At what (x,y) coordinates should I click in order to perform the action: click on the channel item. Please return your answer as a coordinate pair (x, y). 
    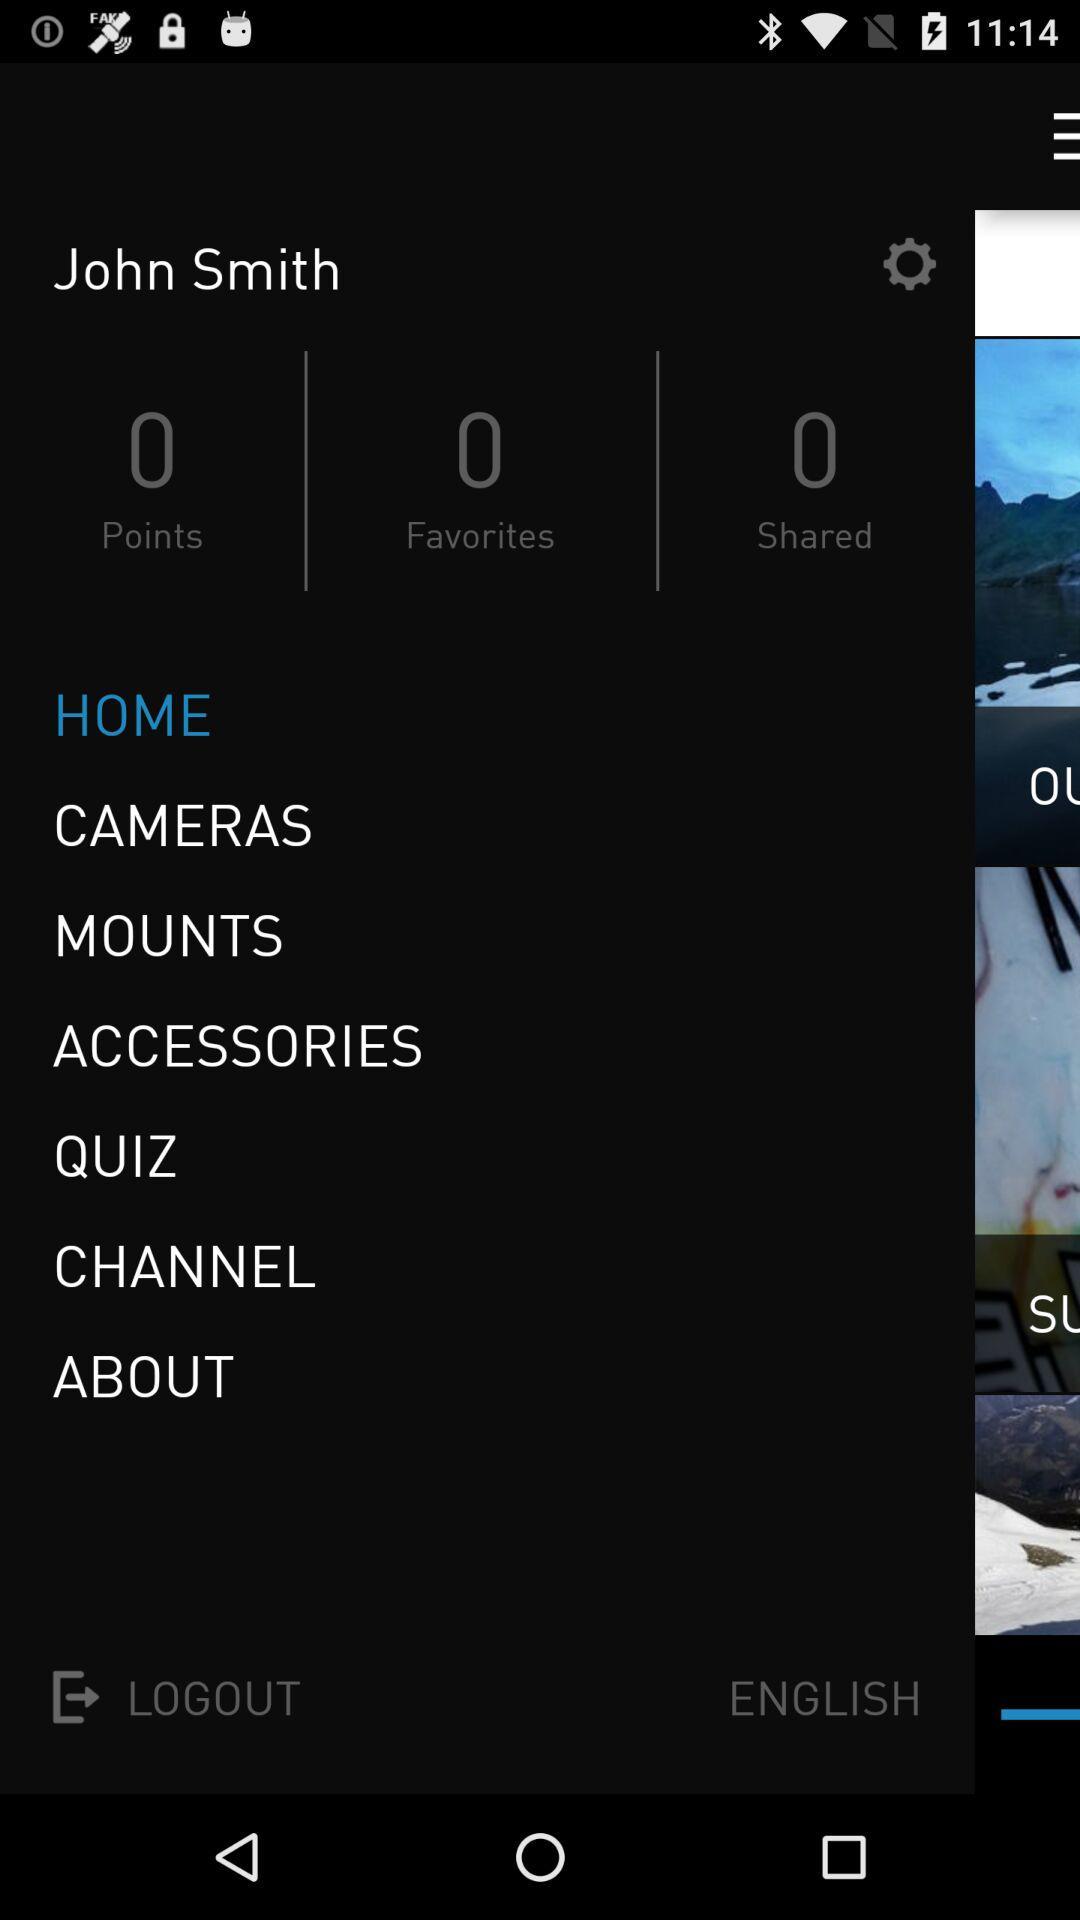
    Looking at the image, I should click on (184, 1264).